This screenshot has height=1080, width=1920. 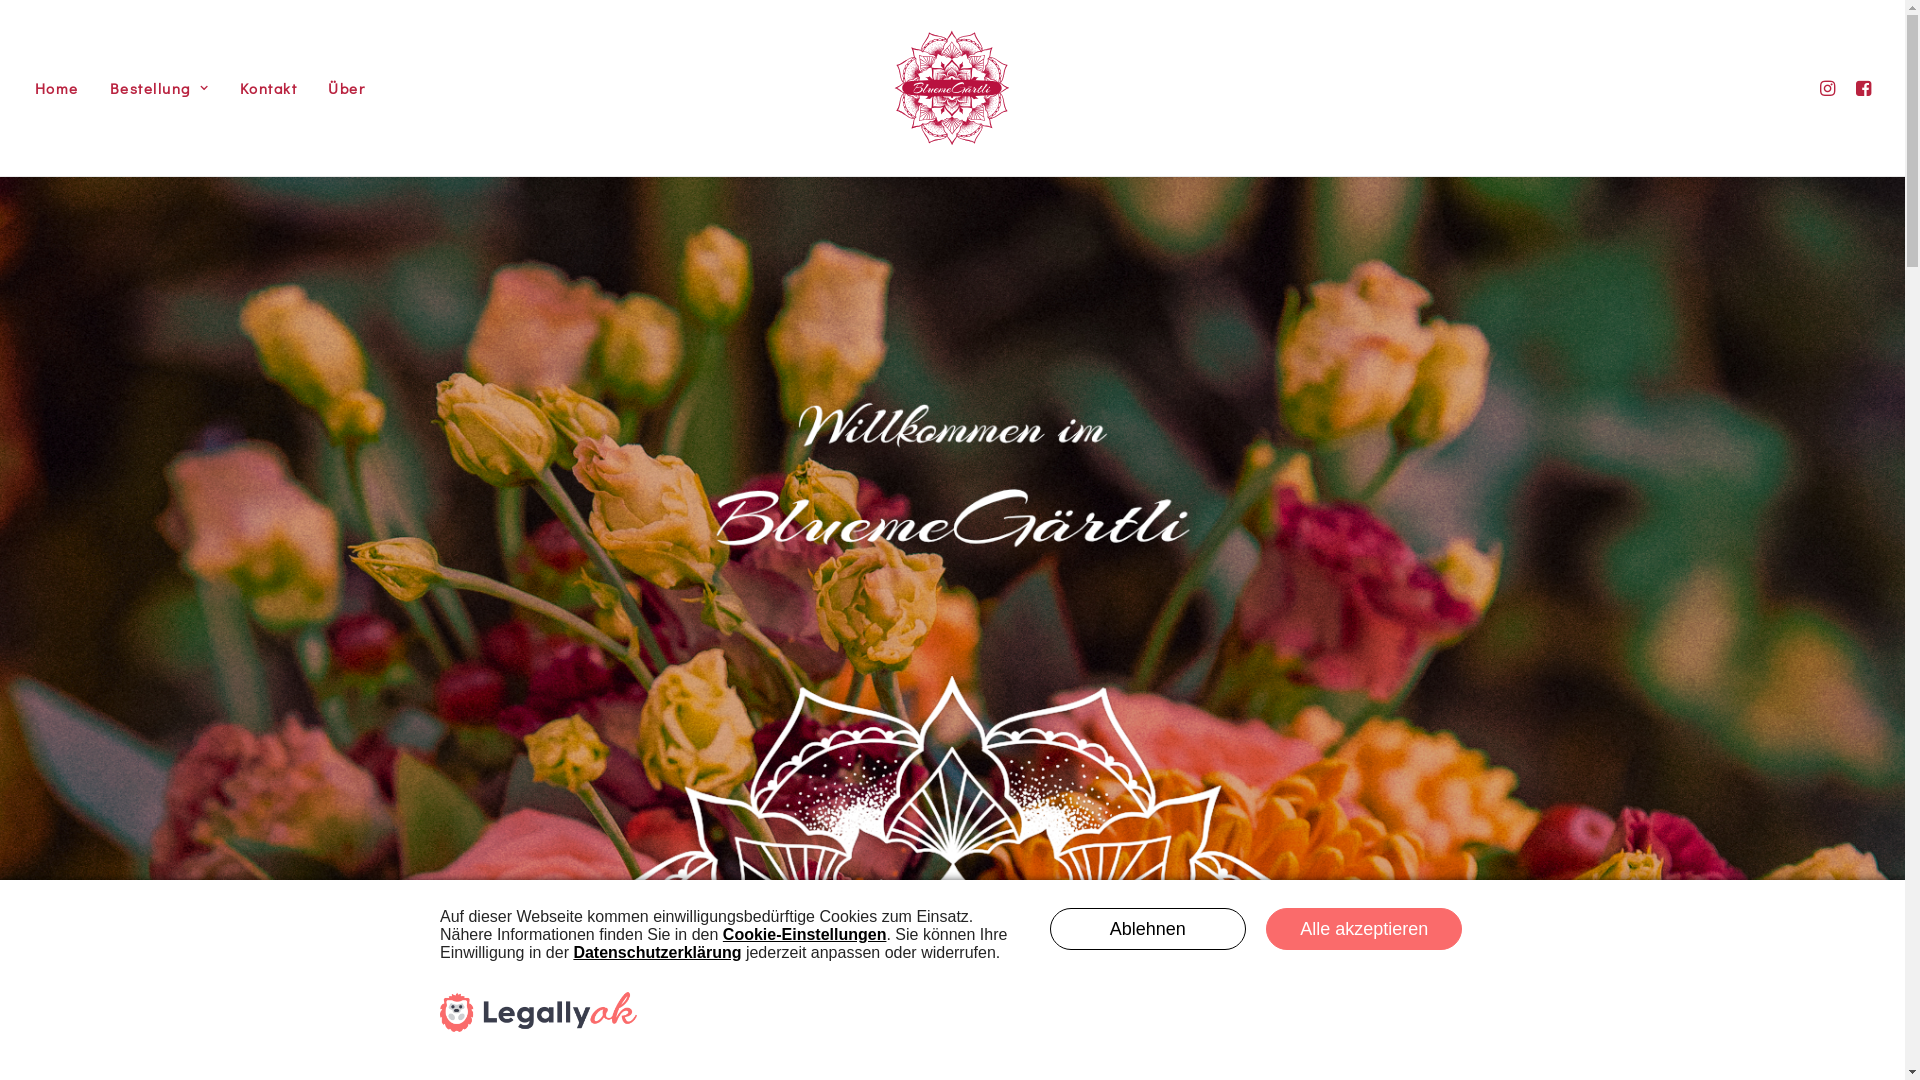 What do you see at coordinates (267, 87) in the screenshot?
I see `'Kontakt'` at bounding box center [267, 87].